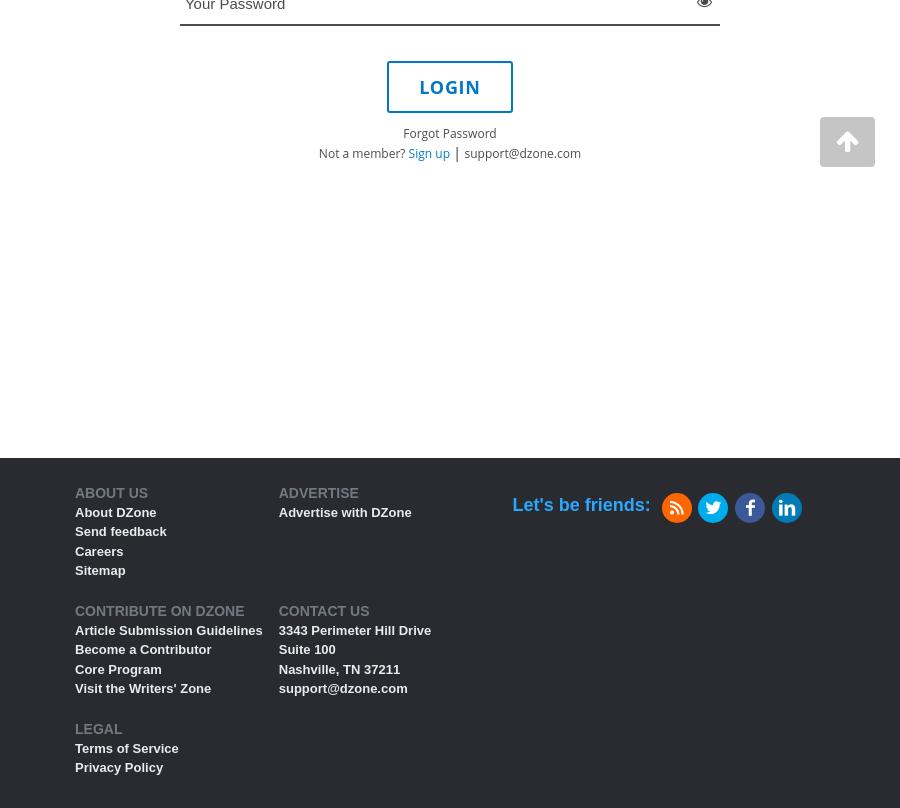  What do you see at coordinates (73, 510) in the screenshot?
I see `'About DZone'` at bounding box center [73, 510].